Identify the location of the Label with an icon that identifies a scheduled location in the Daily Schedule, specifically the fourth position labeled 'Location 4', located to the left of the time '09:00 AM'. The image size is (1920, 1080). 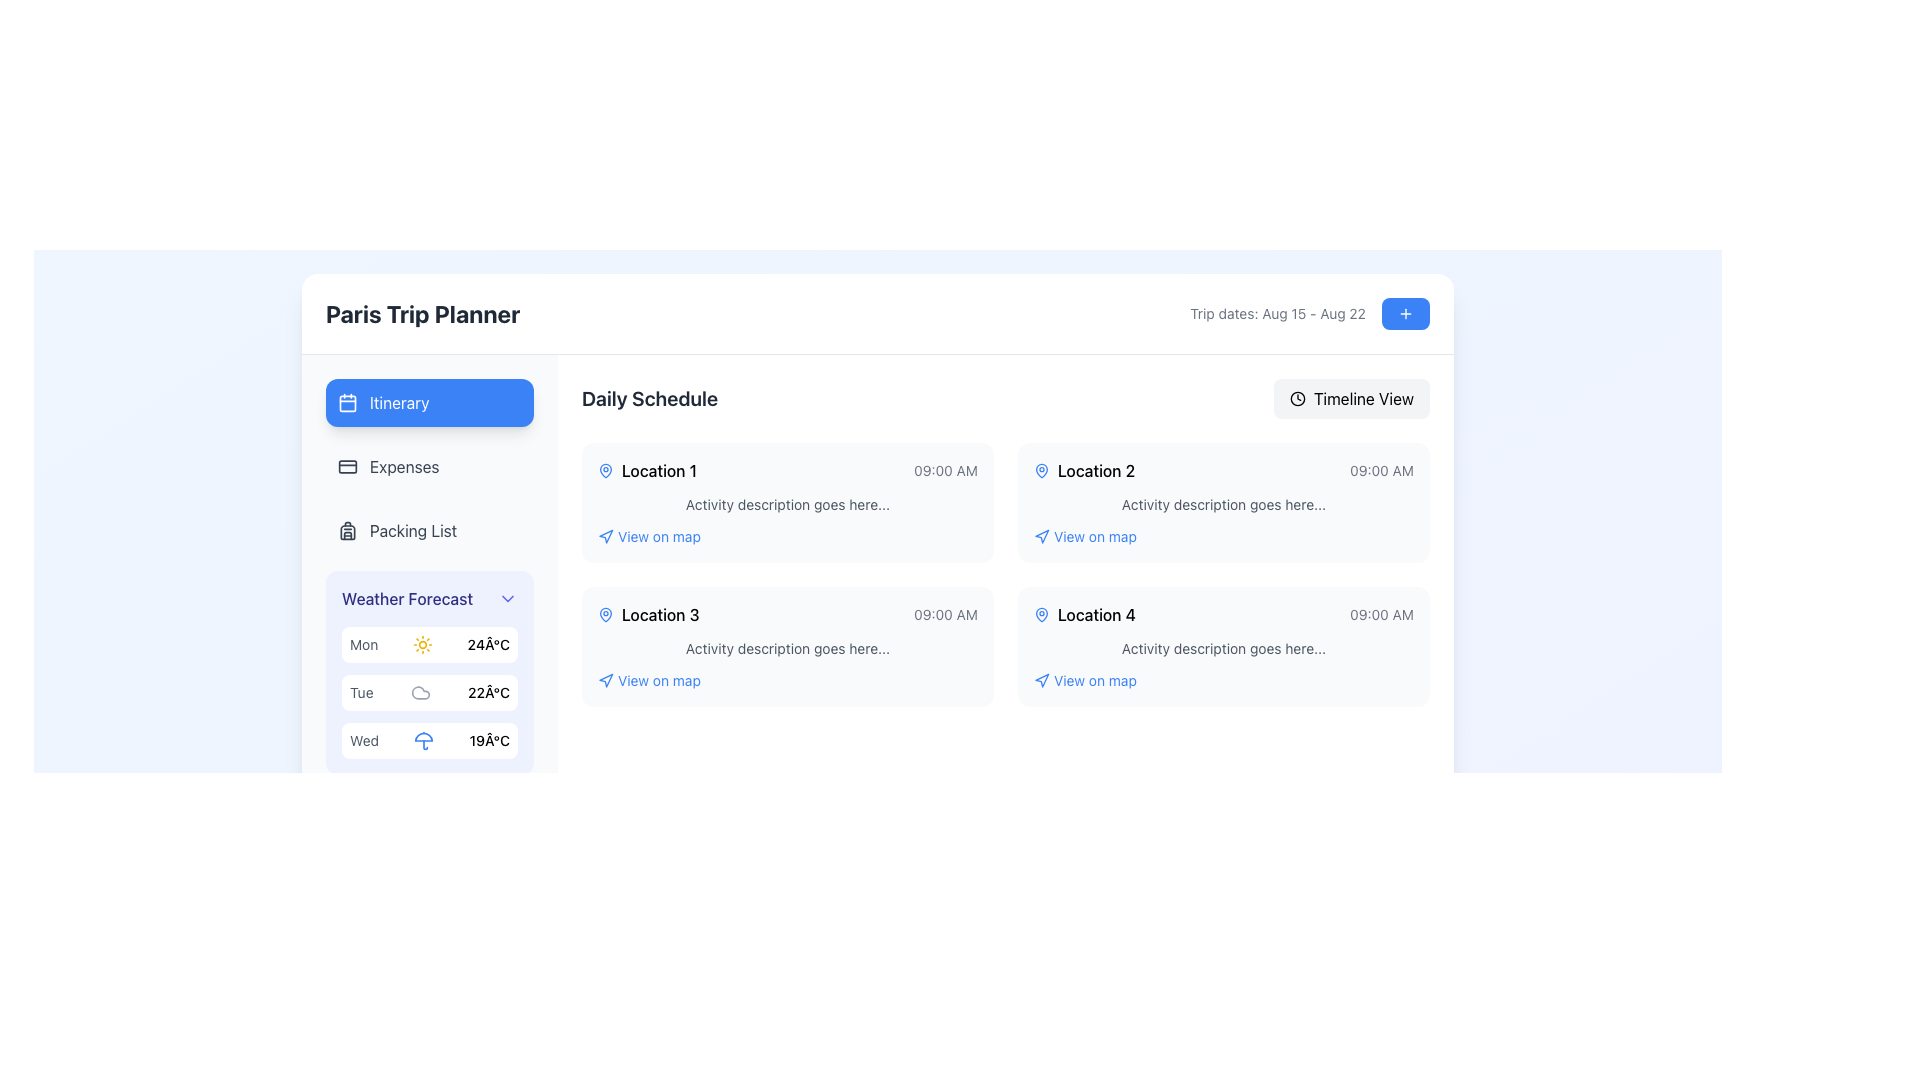
(1083, 613).